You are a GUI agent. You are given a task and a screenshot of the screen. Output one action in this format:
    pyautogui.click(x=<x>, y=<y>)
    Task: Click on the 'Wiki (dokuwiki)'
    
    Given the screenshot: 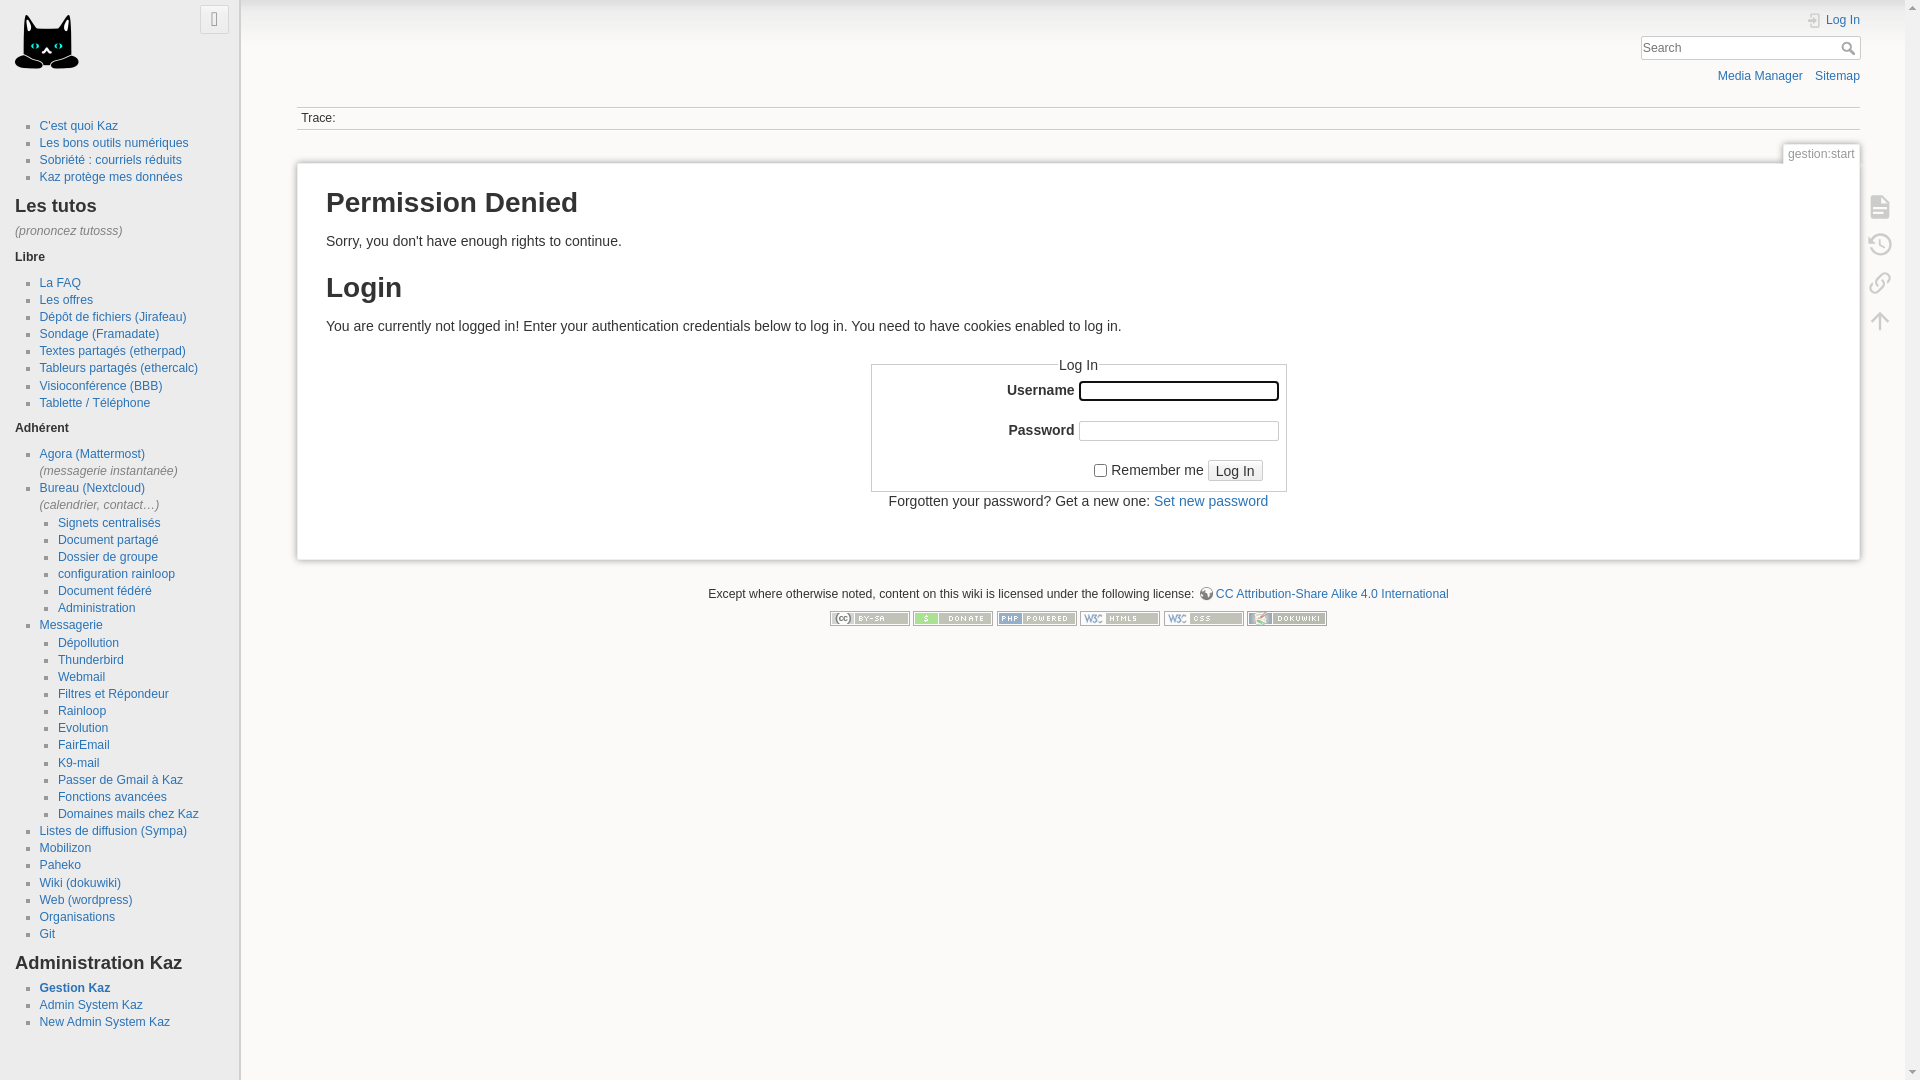 What is the action you would take?
    pyautogui.click(x=80, y=882)
    